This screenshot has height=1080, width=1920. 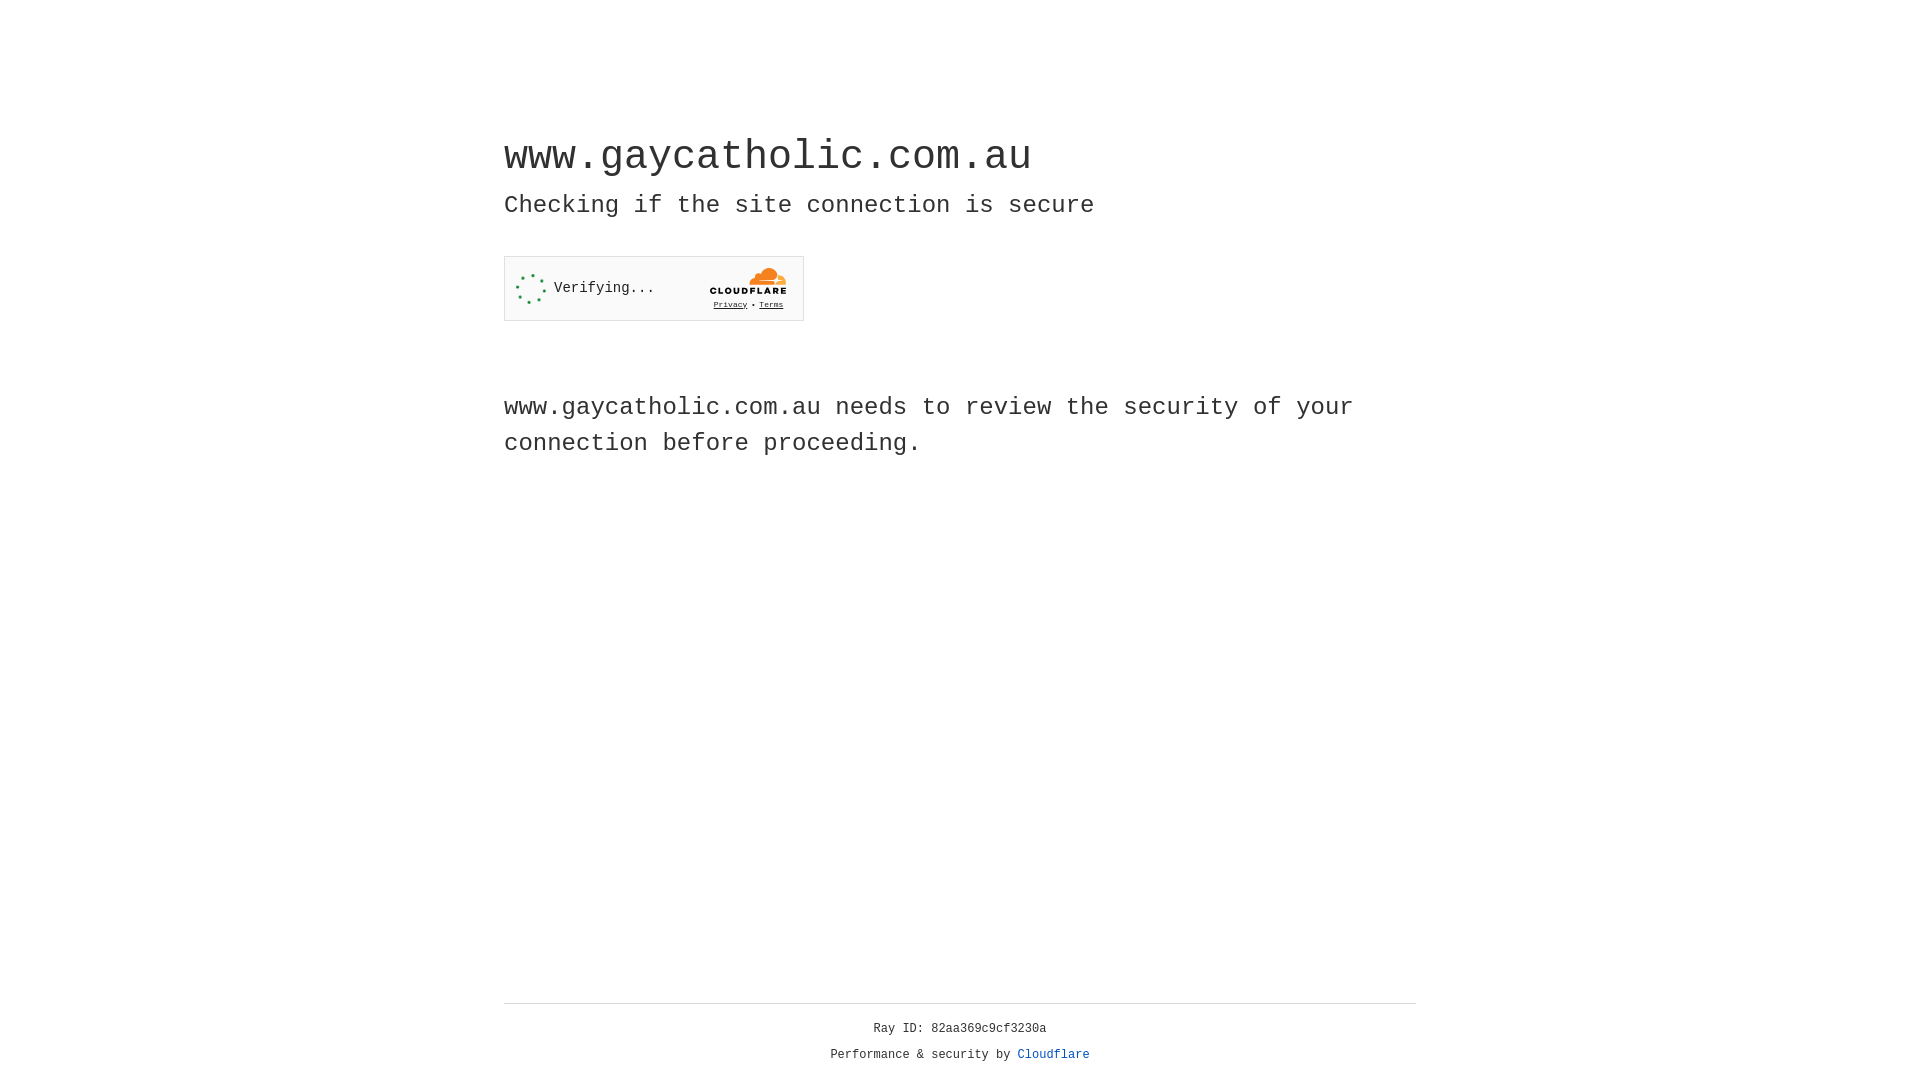 I want to click on 'Cloudflare', so click(x=1053, y=1054).